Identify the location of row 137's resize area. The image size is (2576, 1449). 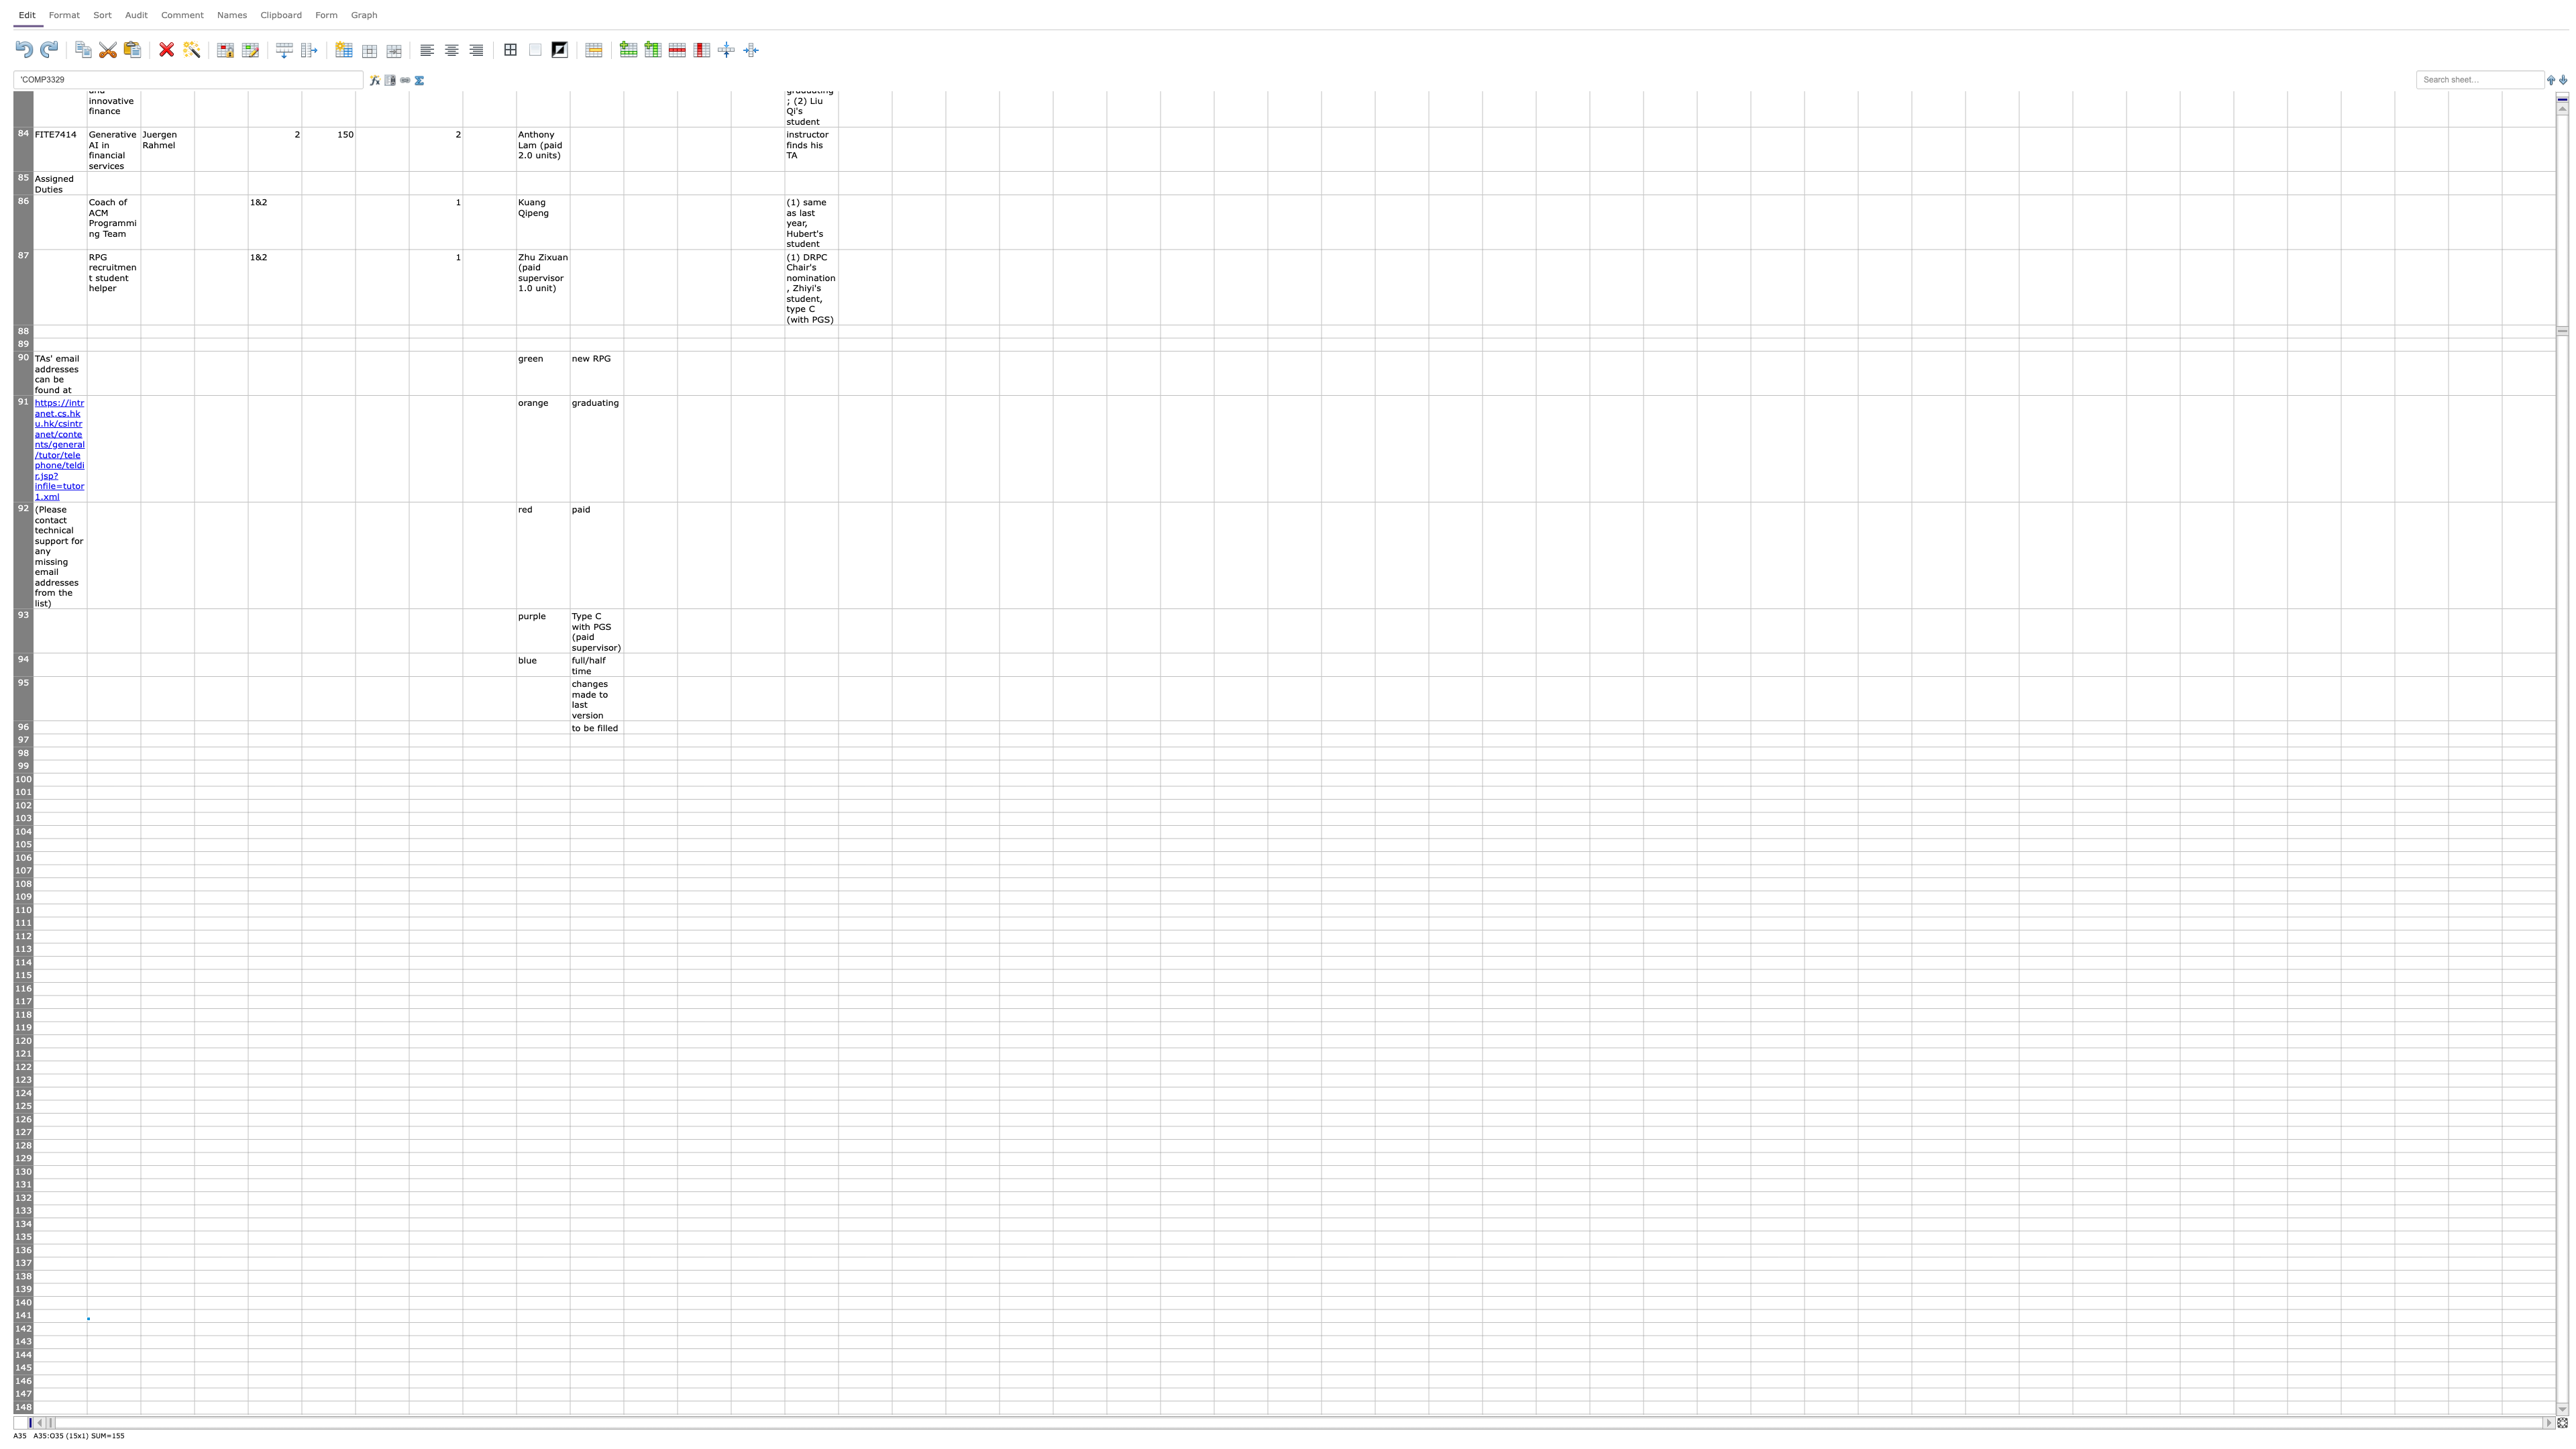
(23, 1269).